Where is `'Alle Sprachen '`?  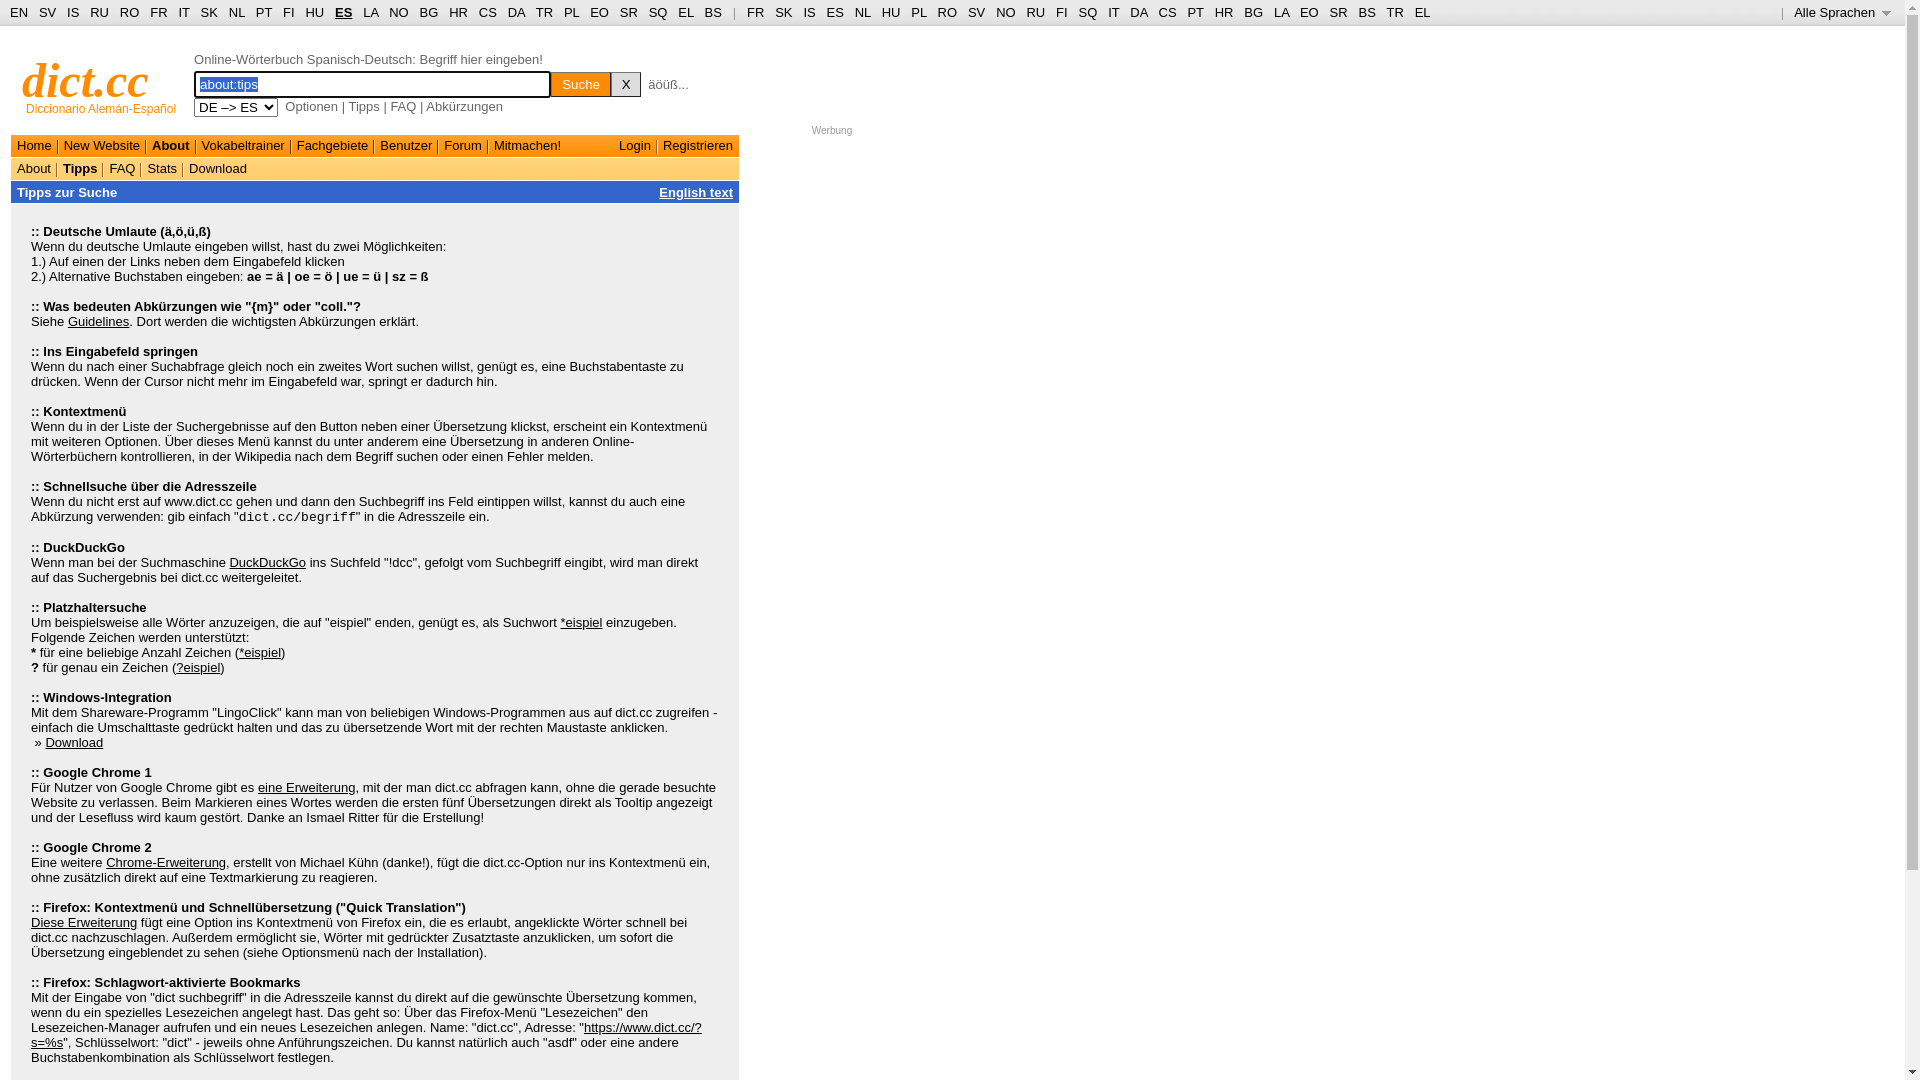 'Alle Sprachen ' is located at coordinates (1841, 12).